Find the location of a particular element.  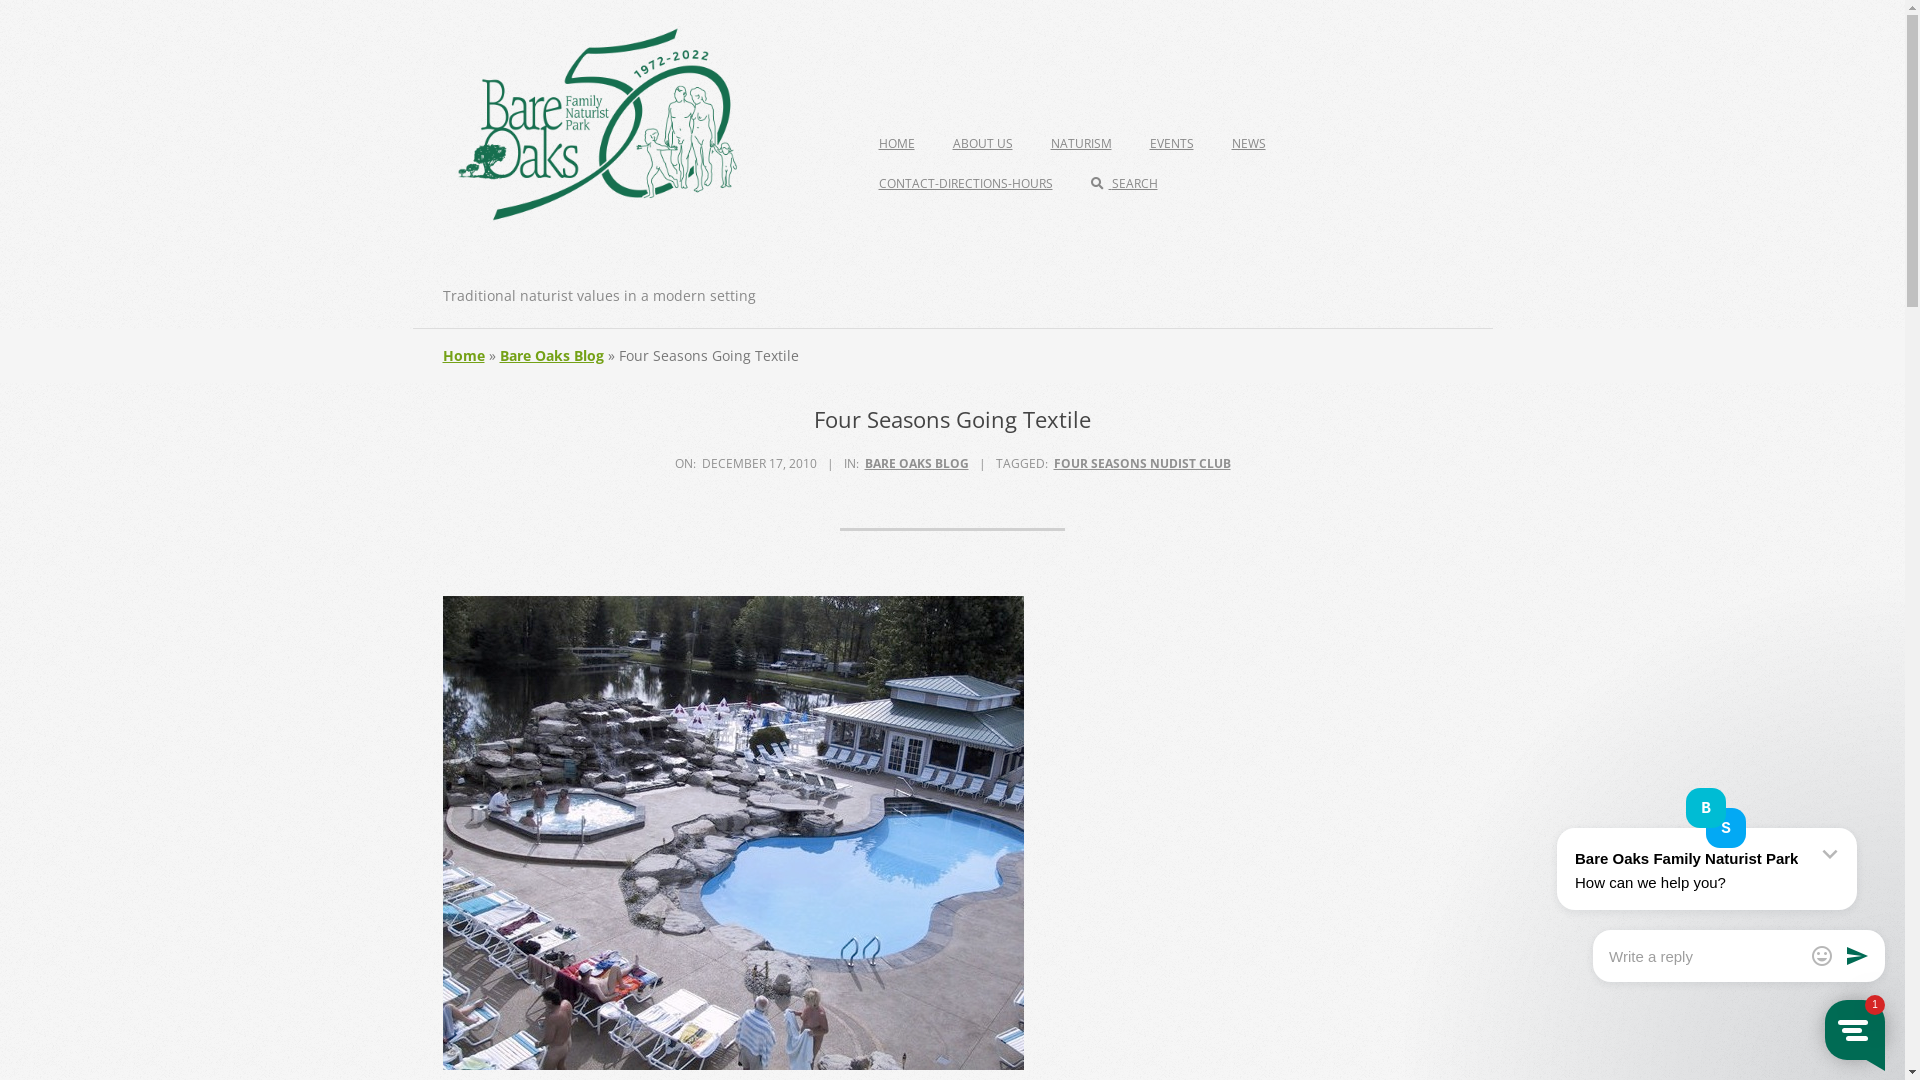

'EVENTS' is located at coordinates (1171, 142).